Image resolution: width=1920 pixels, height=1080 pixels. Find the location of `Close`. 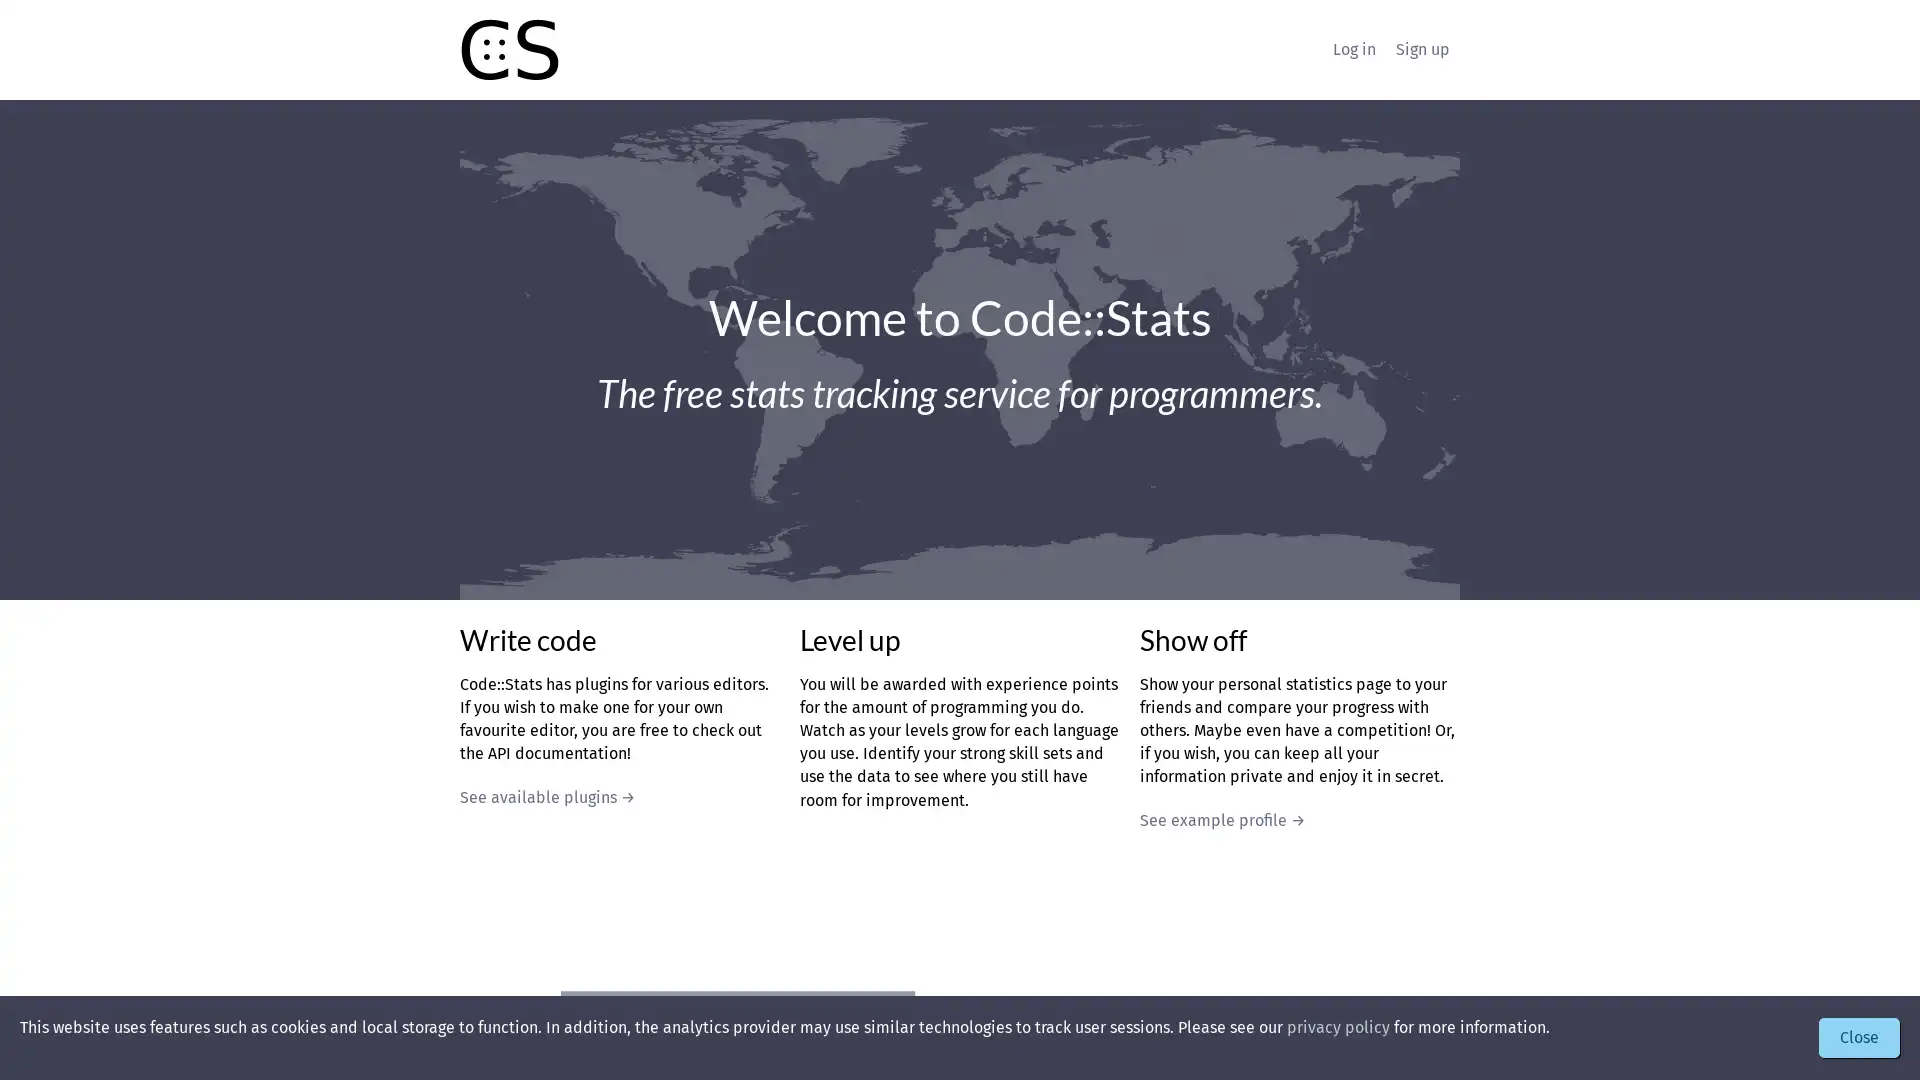

Close is located at coordinates (1858, 1036).